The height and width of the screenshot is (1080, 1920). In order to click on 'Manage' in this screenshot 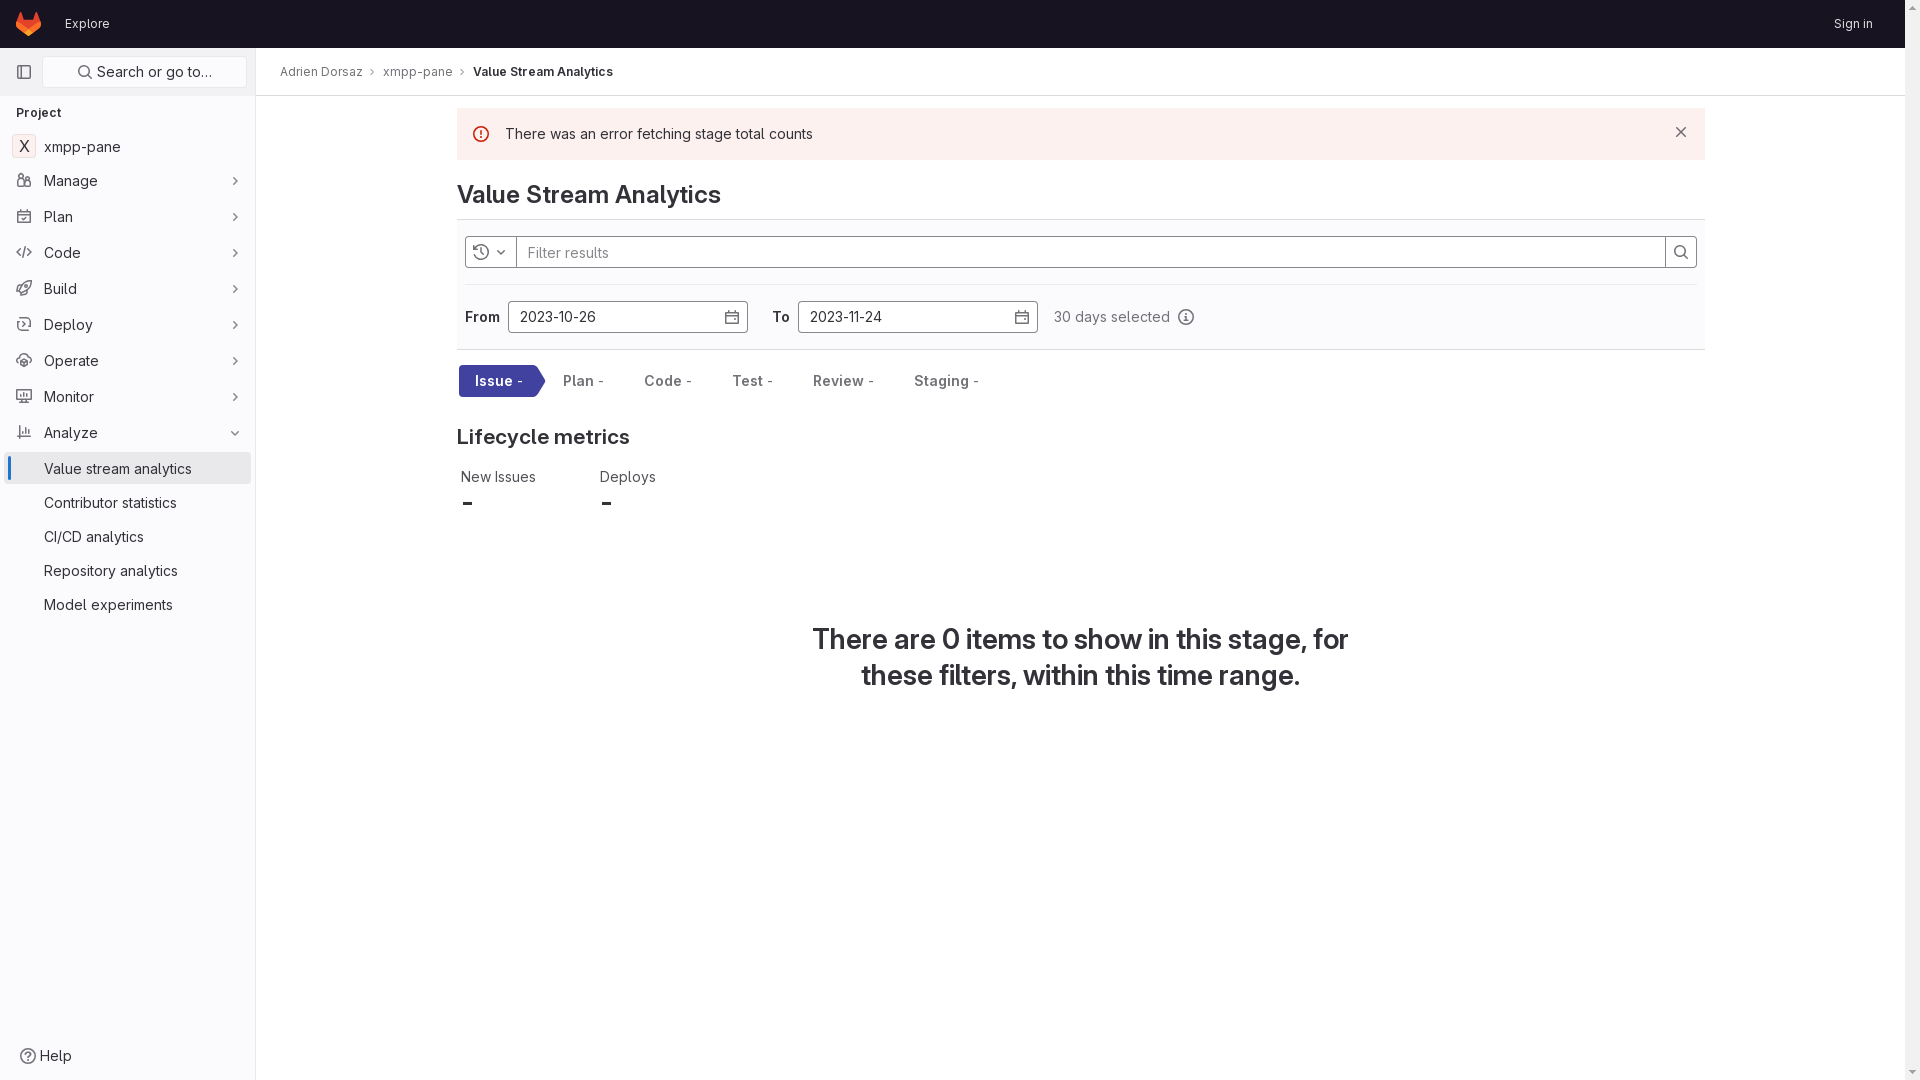, I will do `click(126, 180)`.